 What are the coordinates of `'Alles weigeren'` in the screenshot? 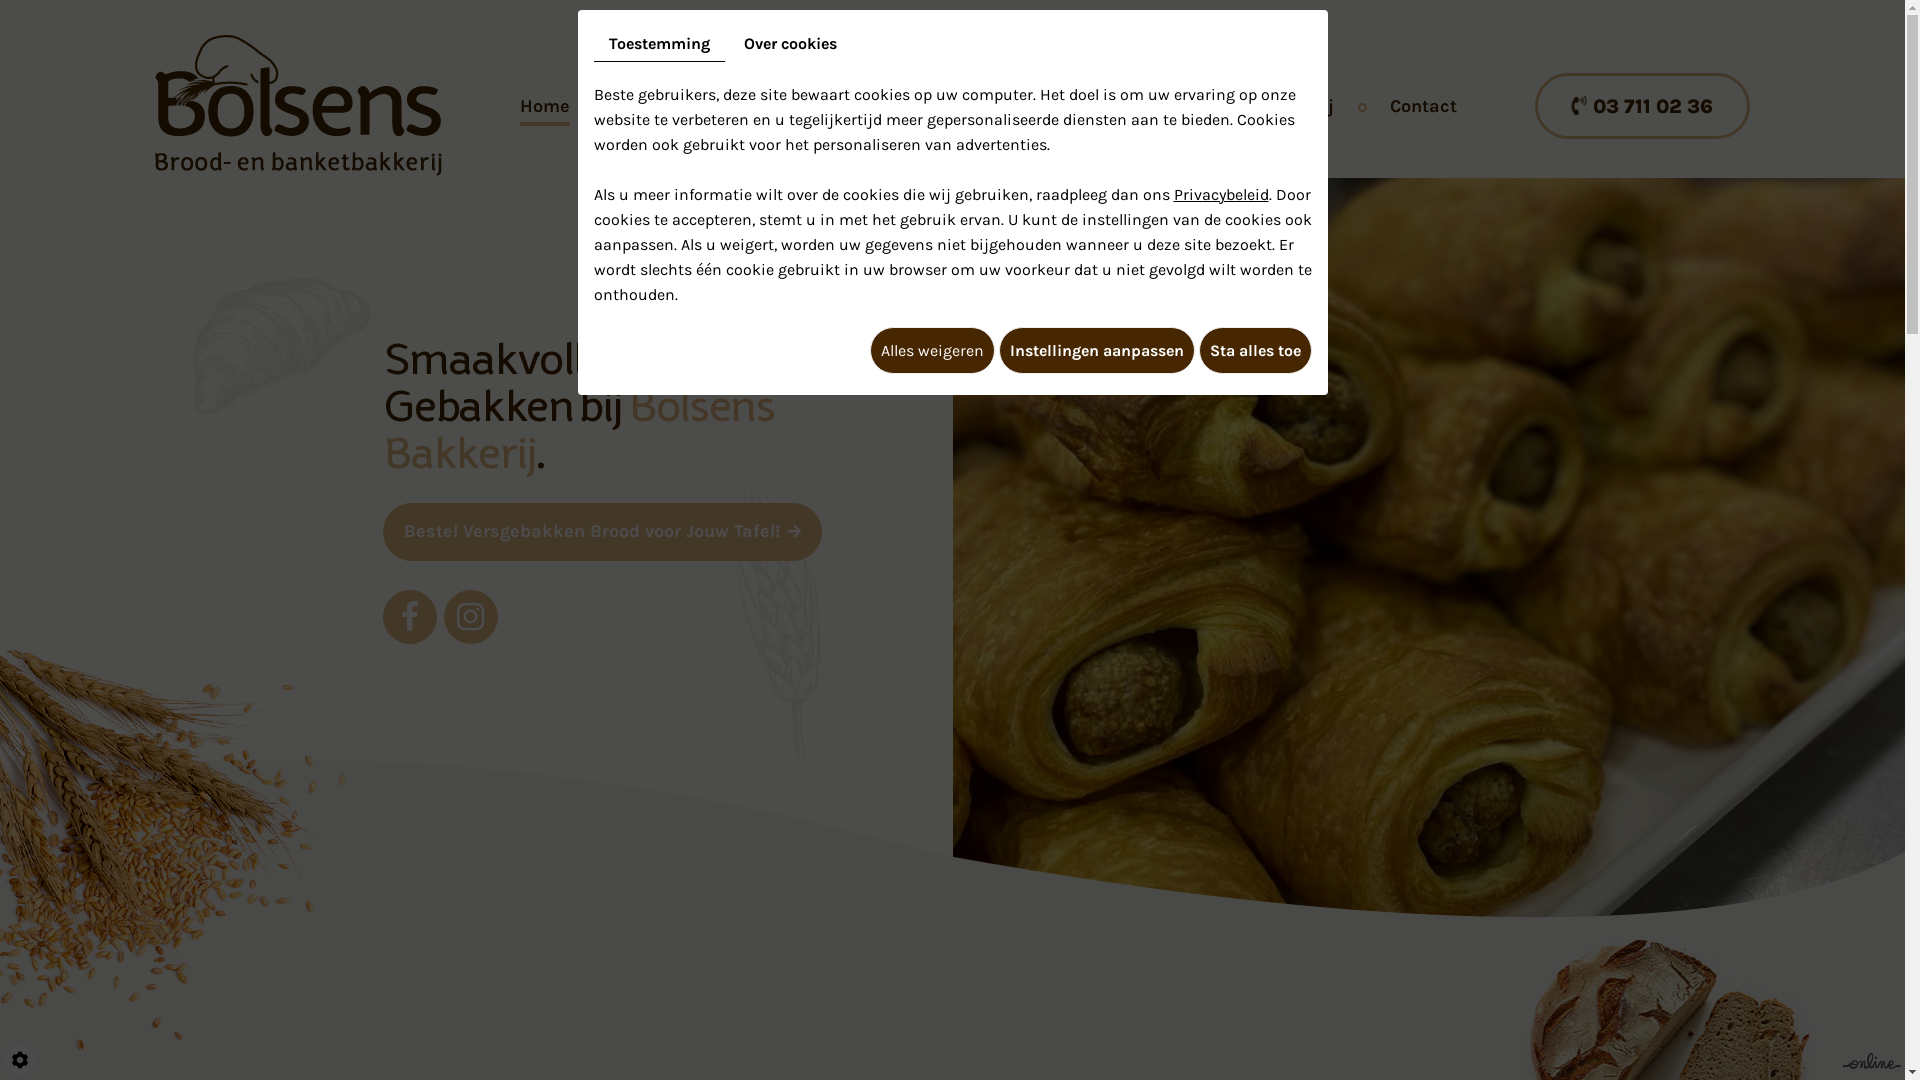 It's located at (869, 349).